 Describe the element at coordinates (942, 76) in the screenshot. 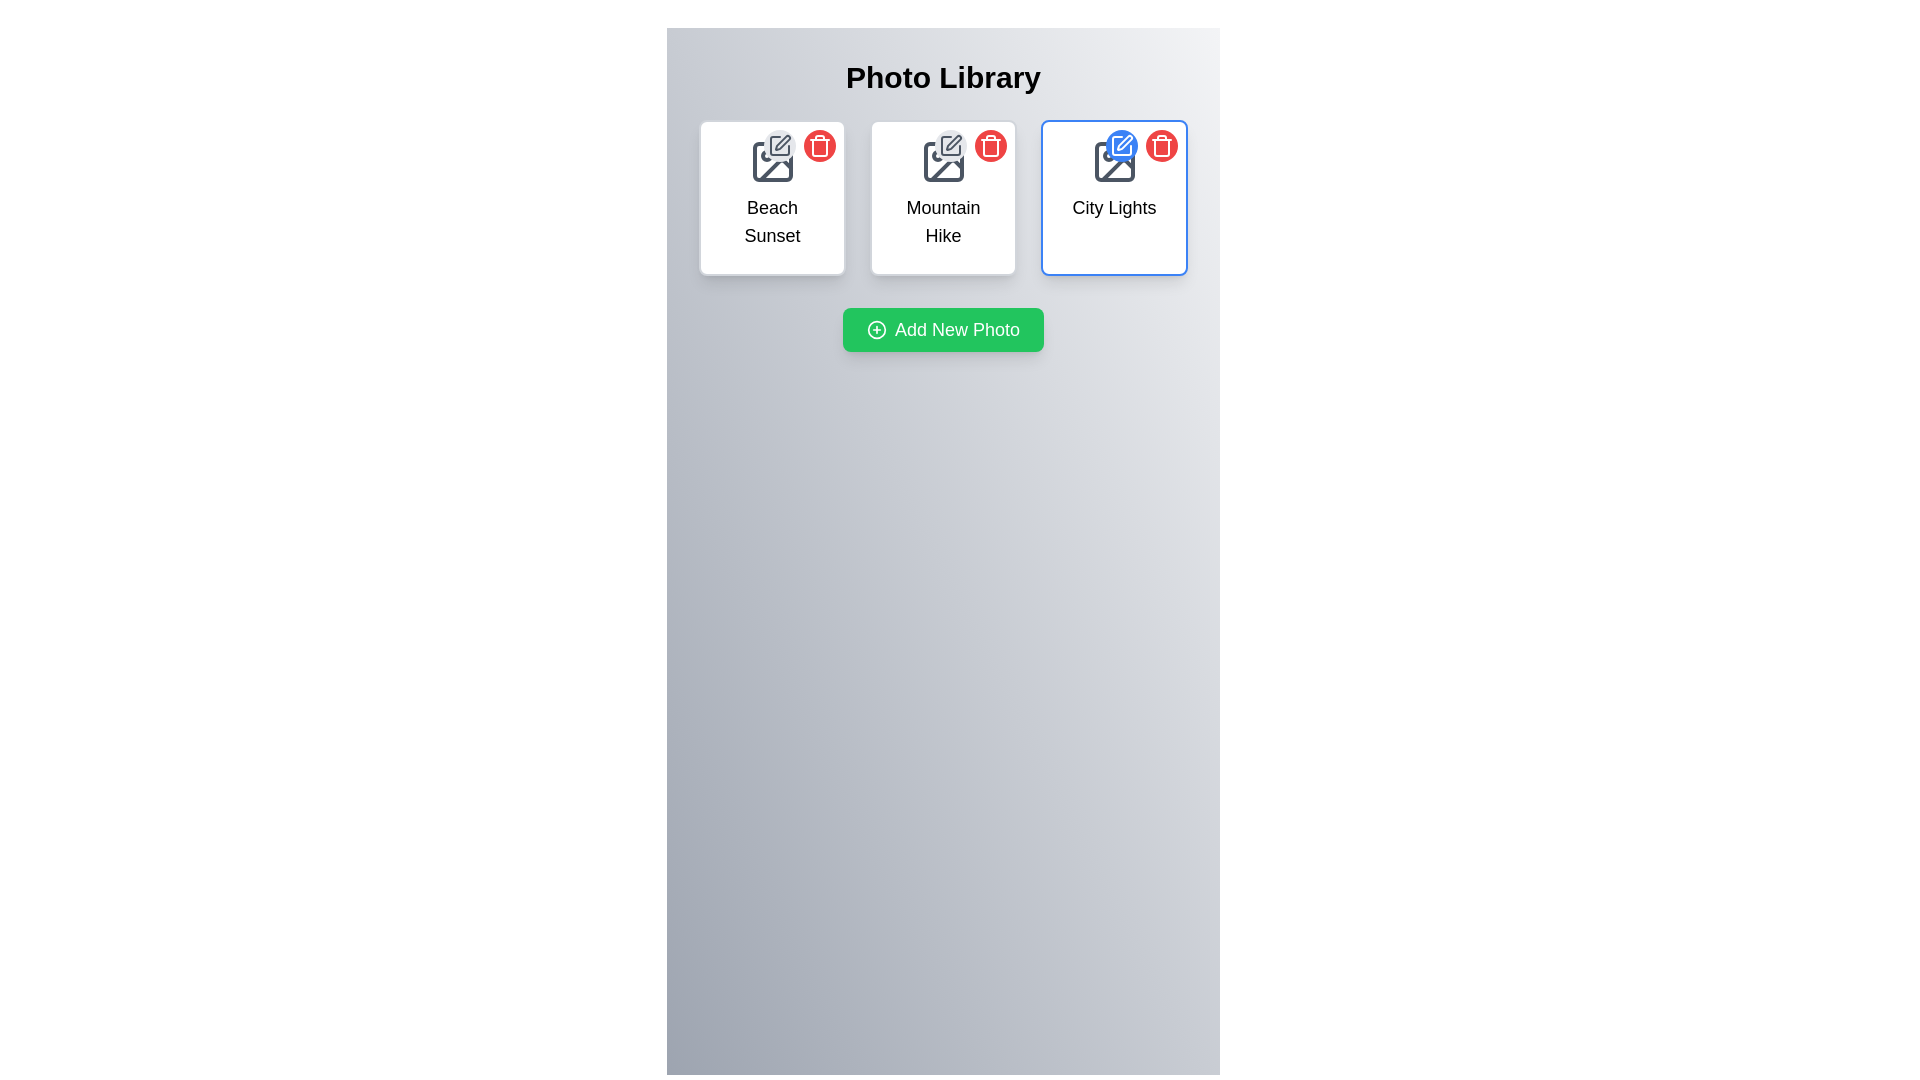

I see `the heading Text Label of the photo library interface, which is centrally positioned at the top of the page and serves as the primary indicator of the page's content` at that location.